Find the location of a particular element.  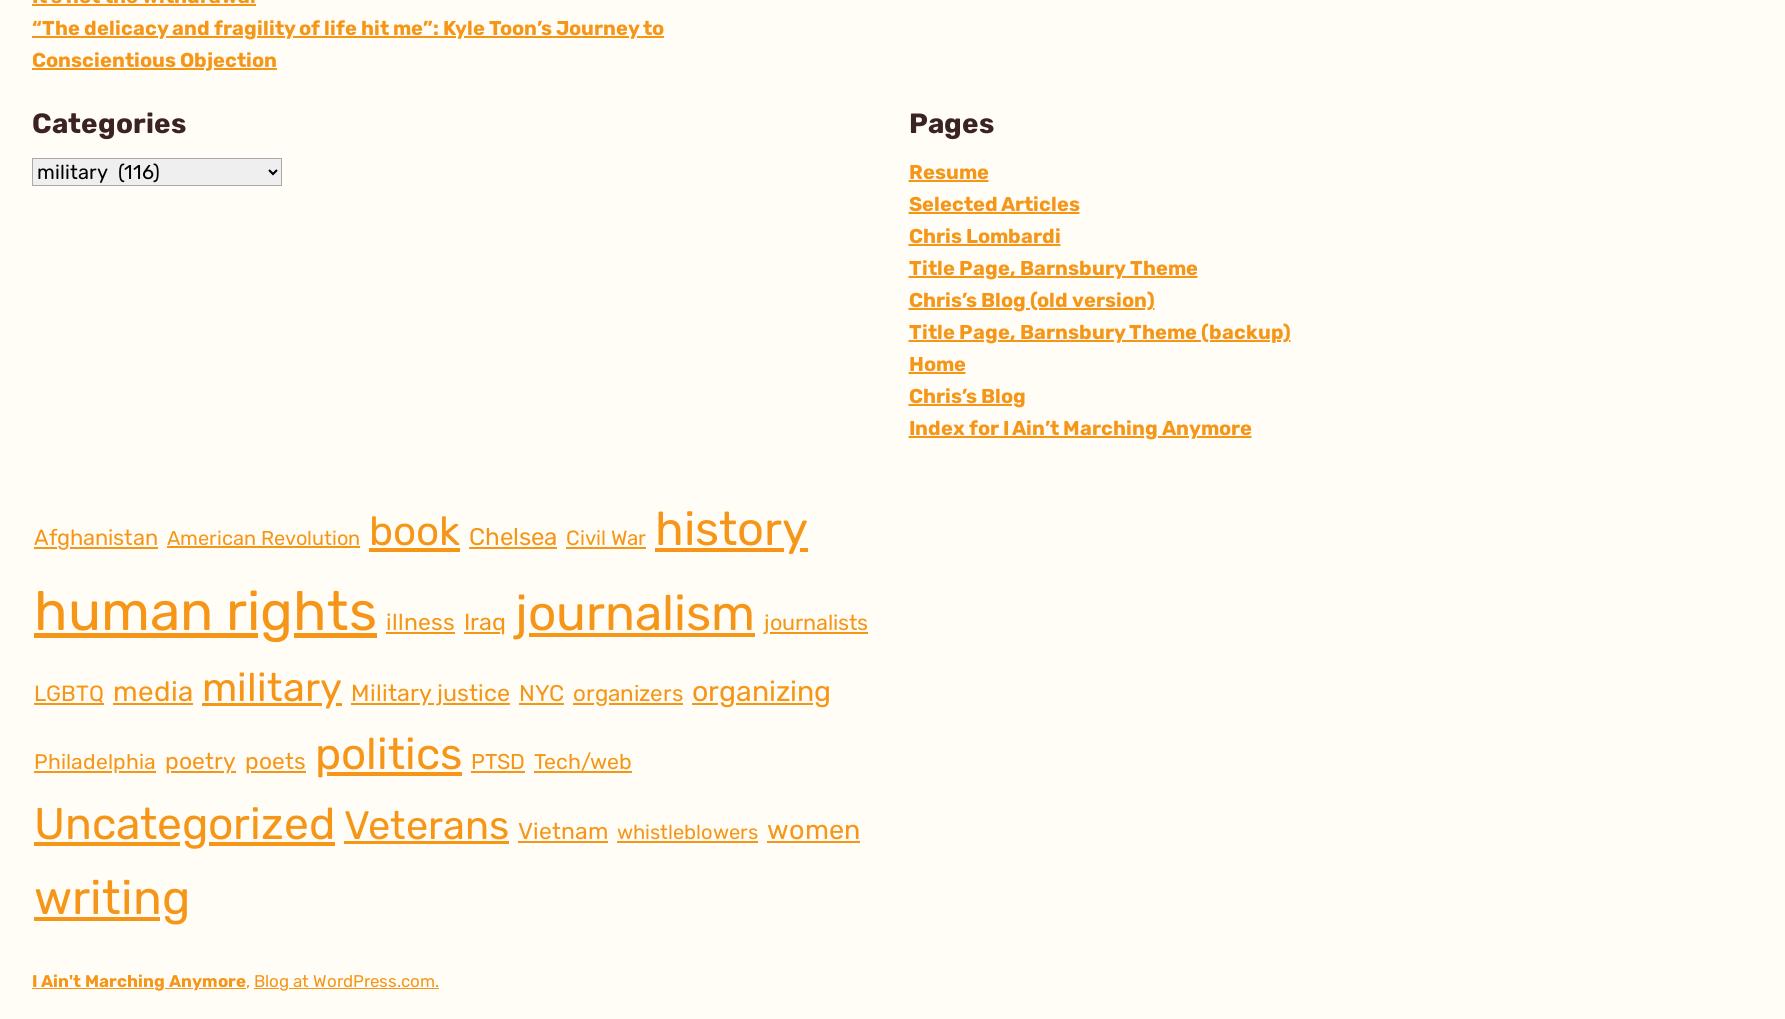

',' is located at coordinates (246, 980).